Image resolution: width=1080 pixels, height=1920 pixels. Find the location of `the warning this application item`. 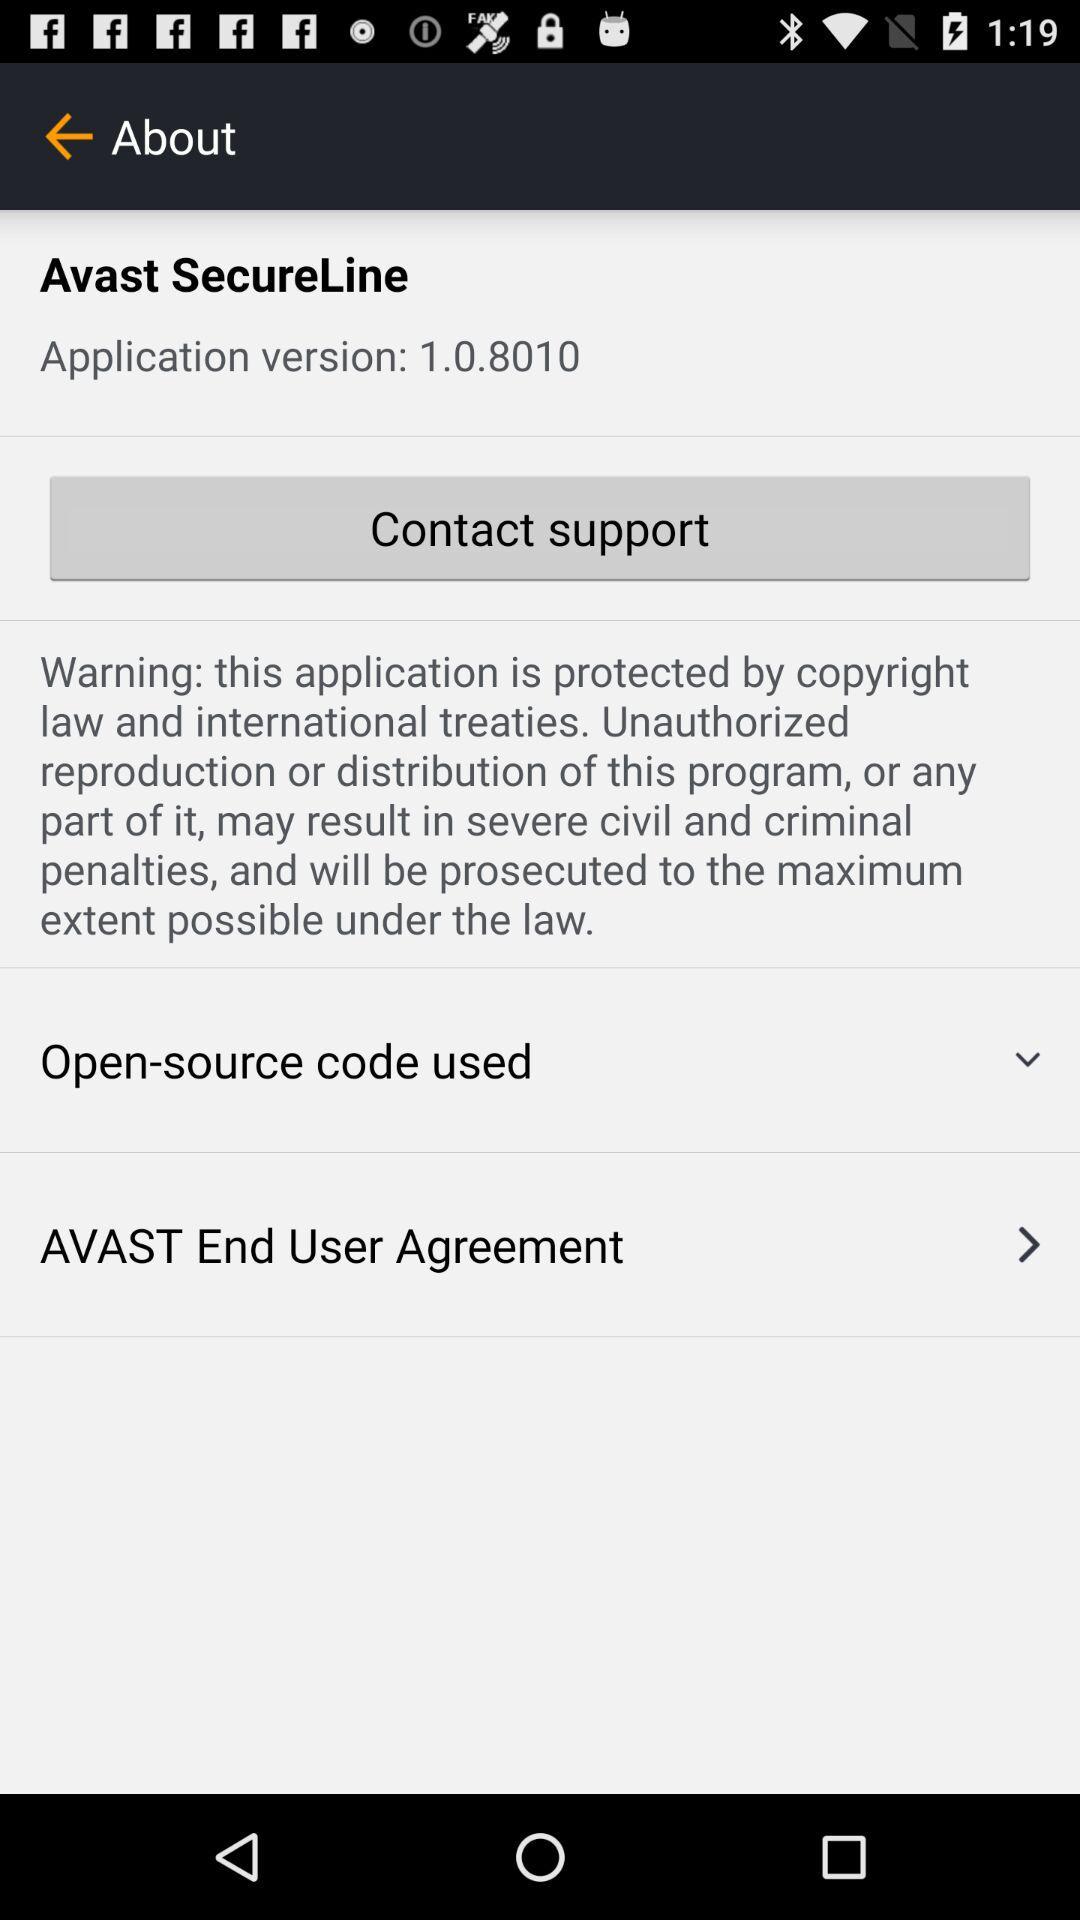

the warning this application item is located at coordinates (540, 793).